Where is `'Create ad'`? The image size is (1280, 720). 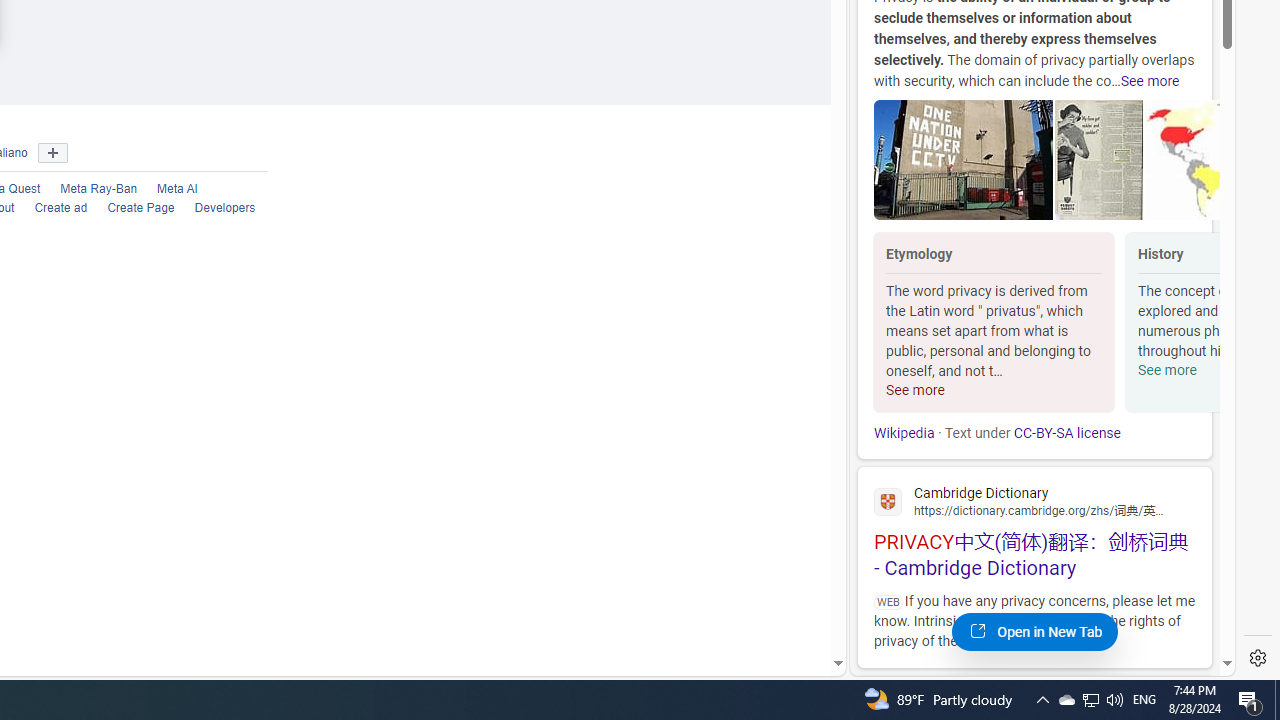 'Create ad' is located at coordinates (61, 208).